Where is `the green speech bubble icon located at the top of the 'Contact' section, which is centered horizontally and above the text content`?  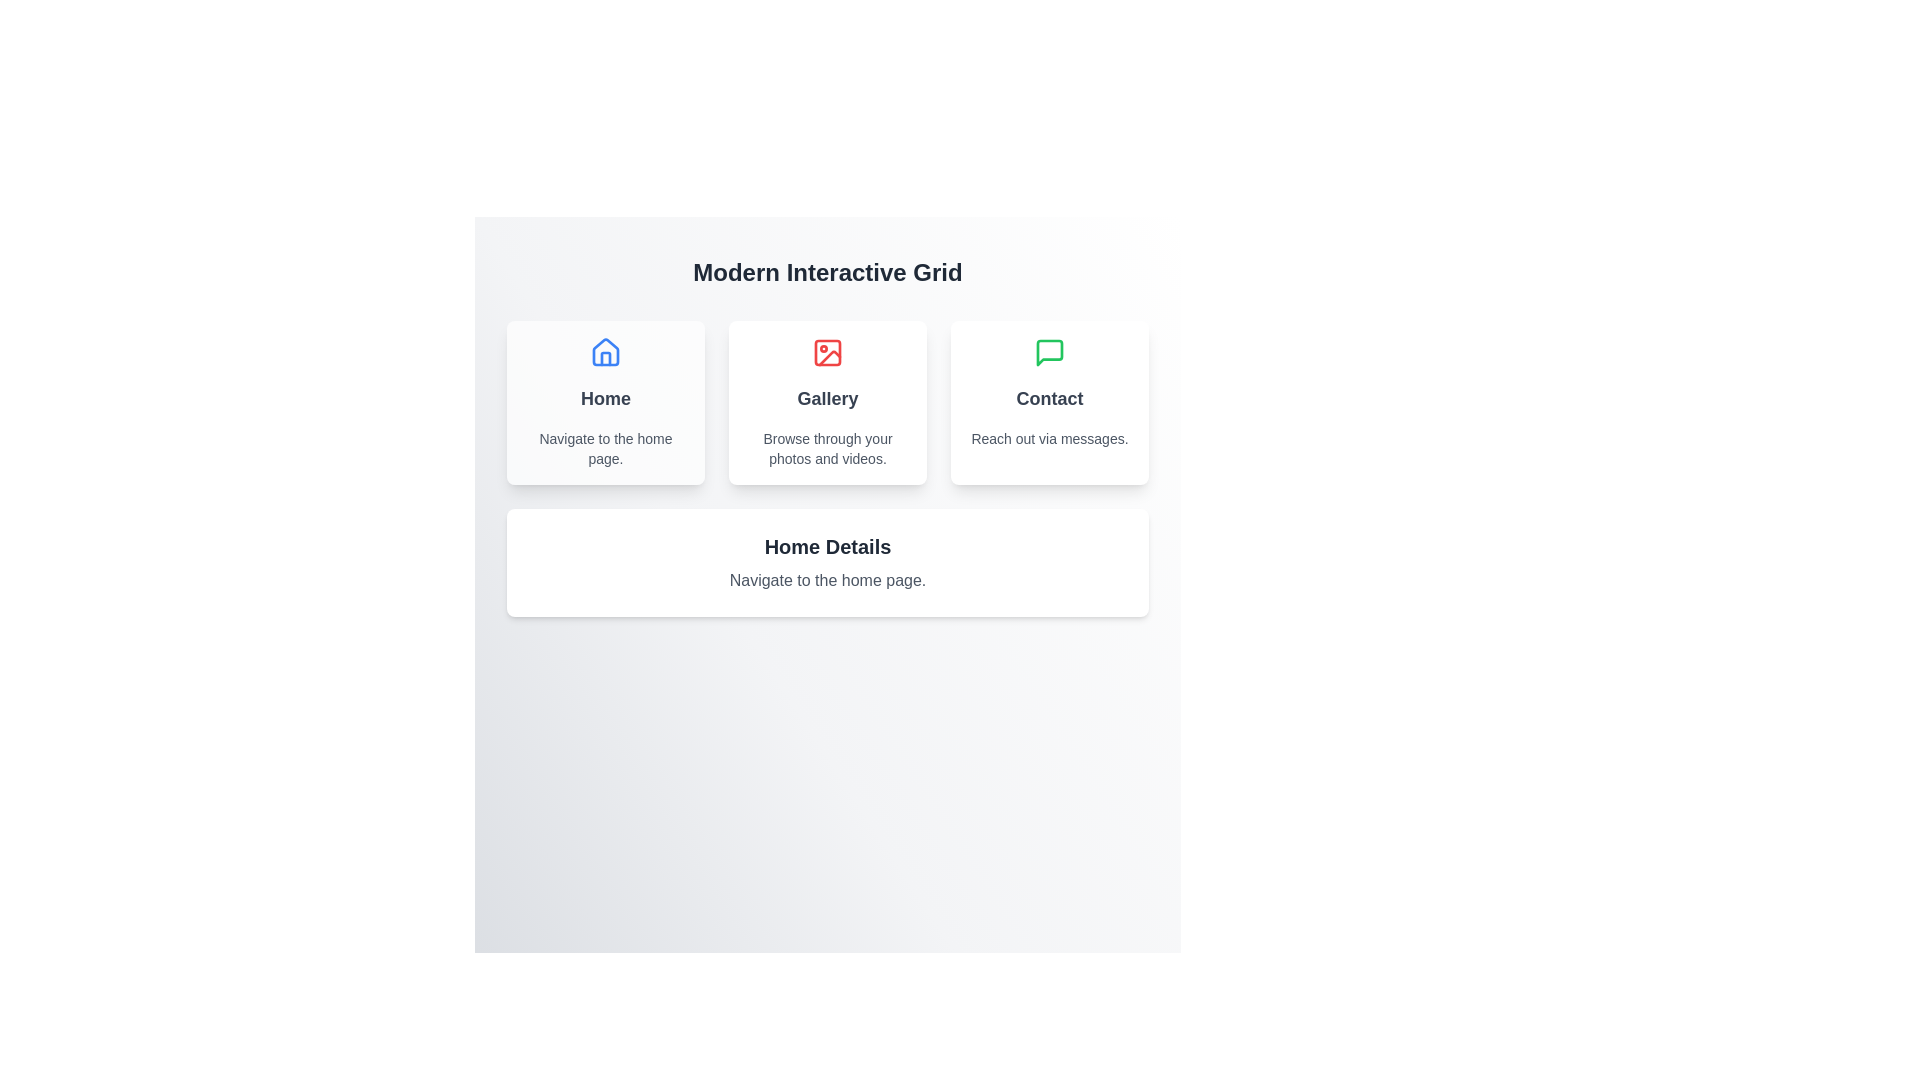
the green speech bubble icon located at the top of the 'Contact' section, which is centered horizontally and above the text content is located at coordinates (1049, 352).